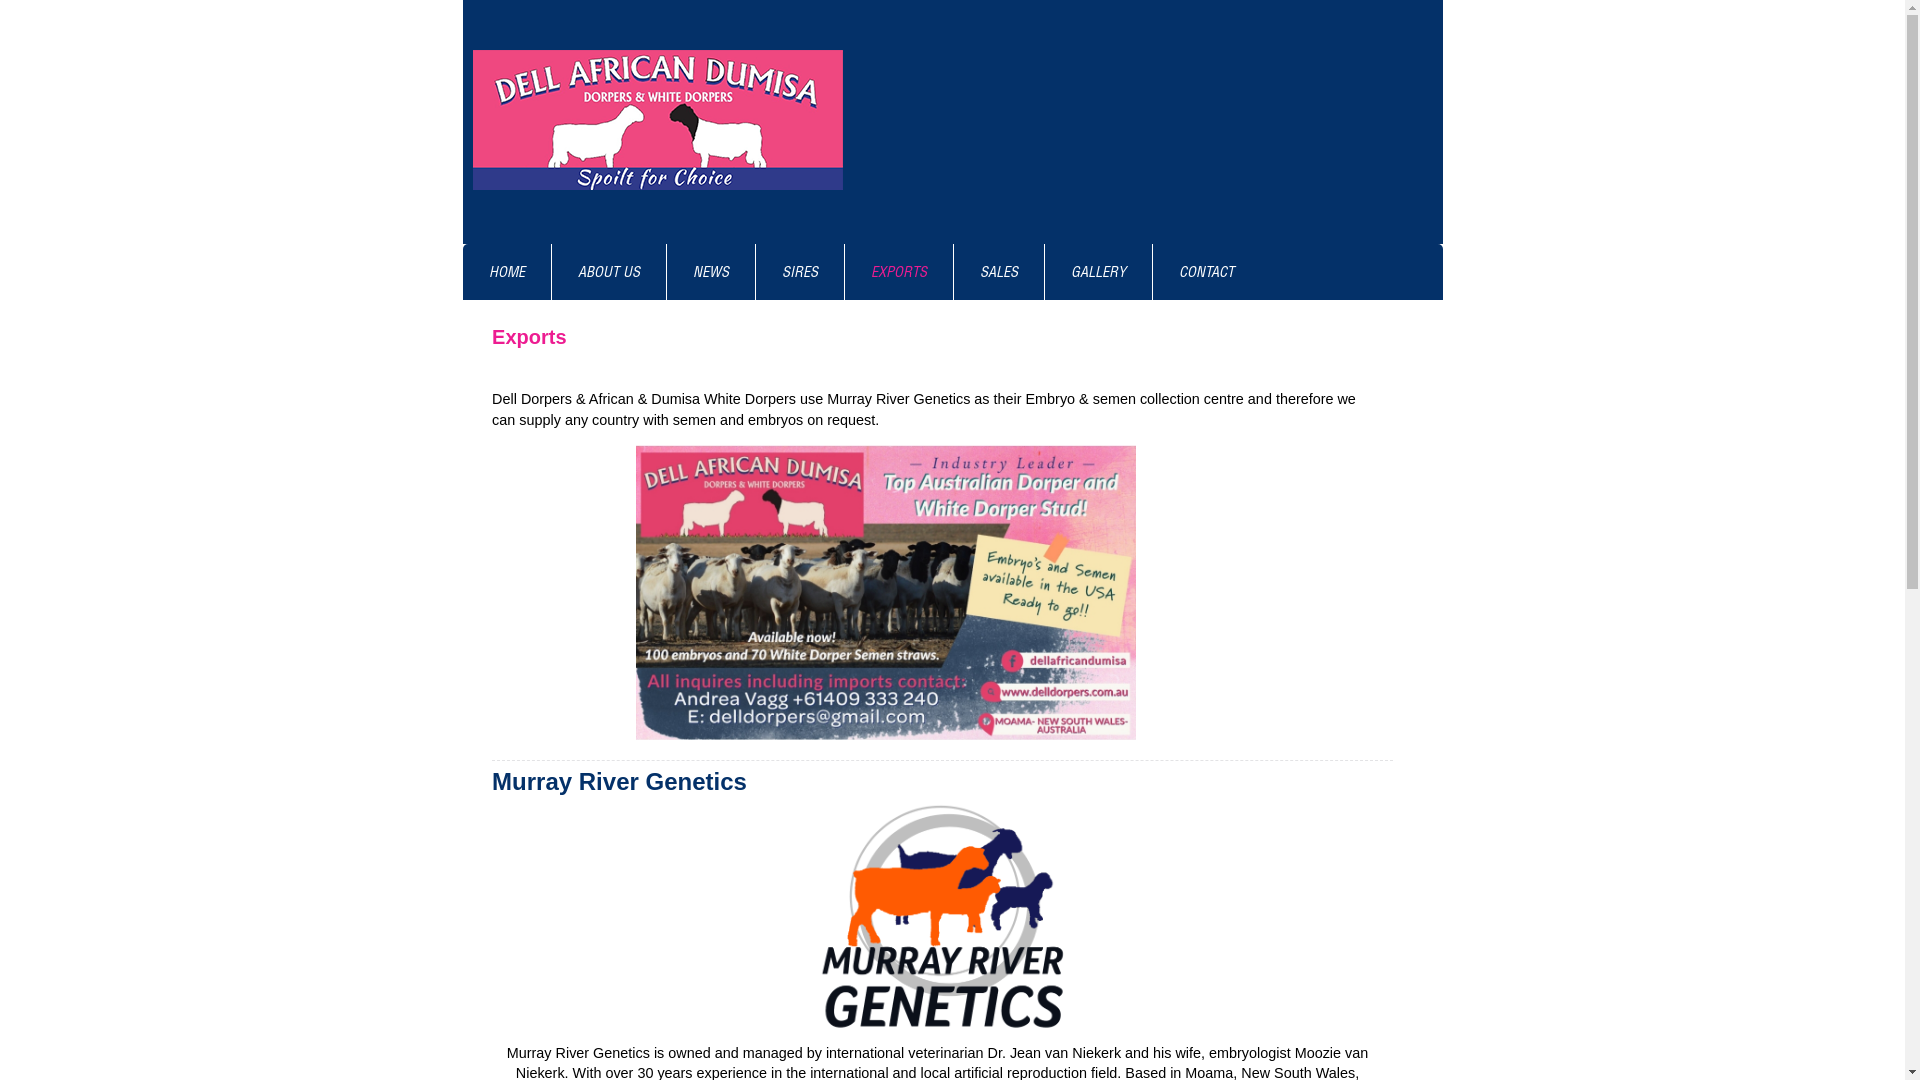 The width and height of the screenshot is (1920, 1080). I want to click on 'EXPORTS', so click(896, 272).